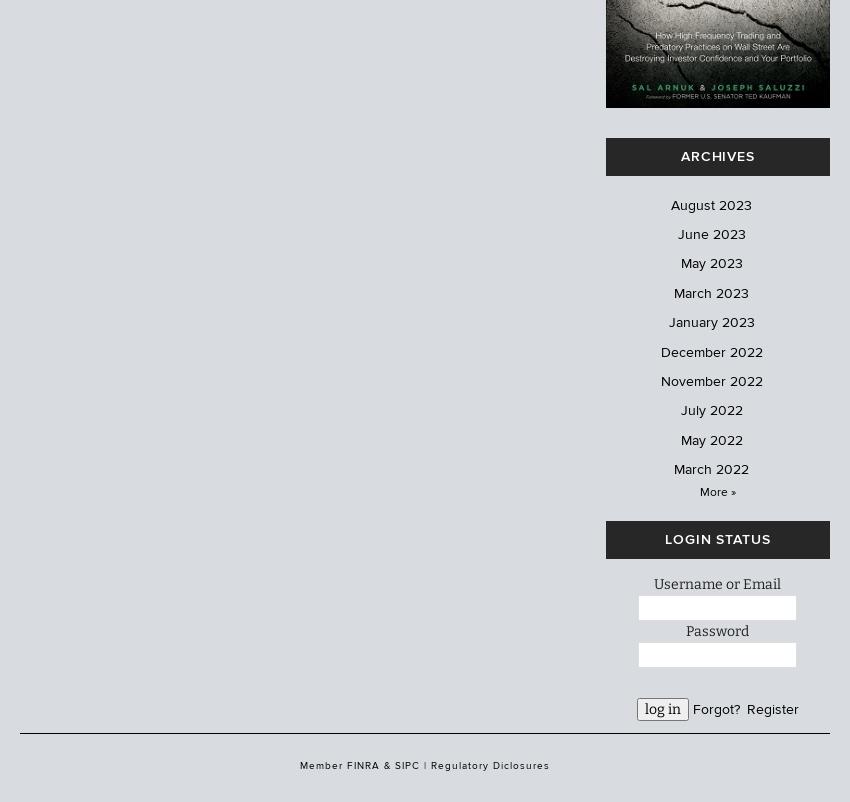 Image resolution: width=850 pixels, height=802 pixels. What do you see at coordinates (715, 491) in the screenshot?
I see `'More »'` at bounding box center [715, 491].